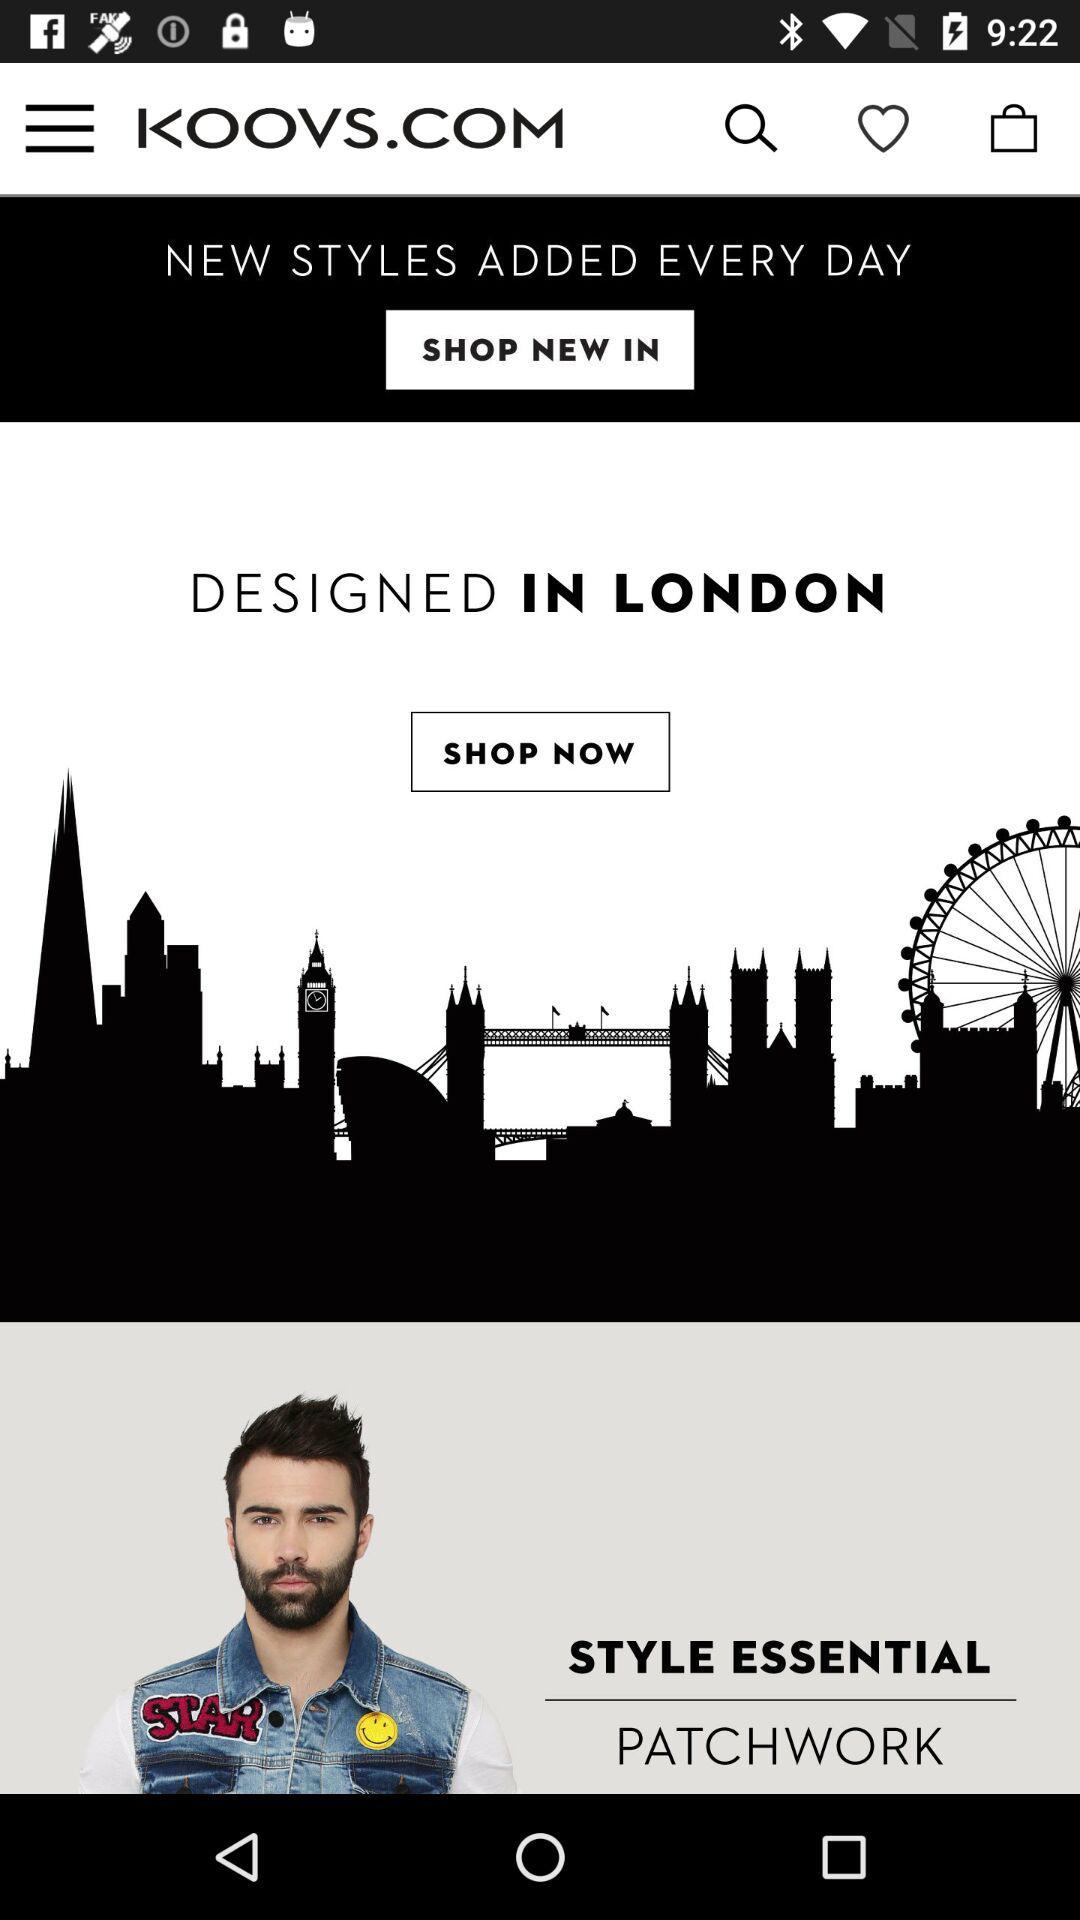  I want to click on main menu, so click(58, 127).